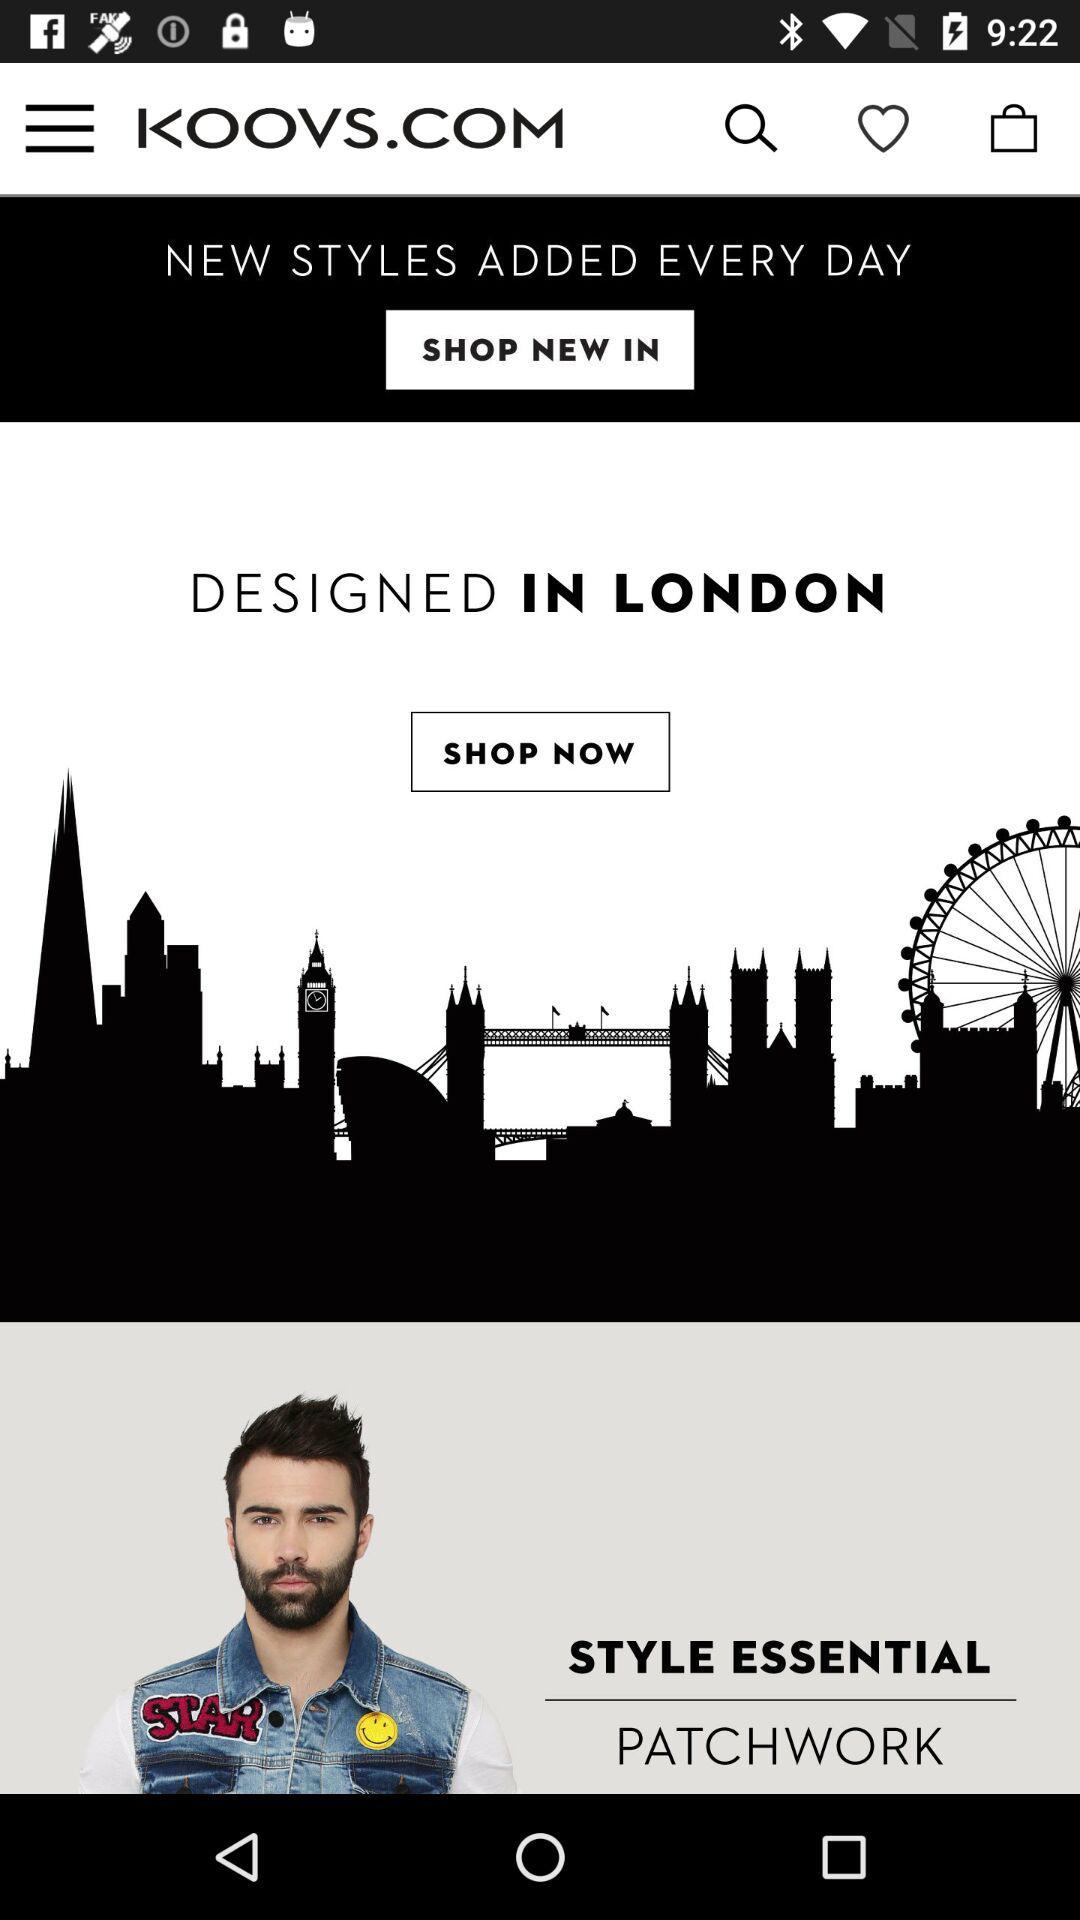  I want to click on main menu, so click(58, 127).